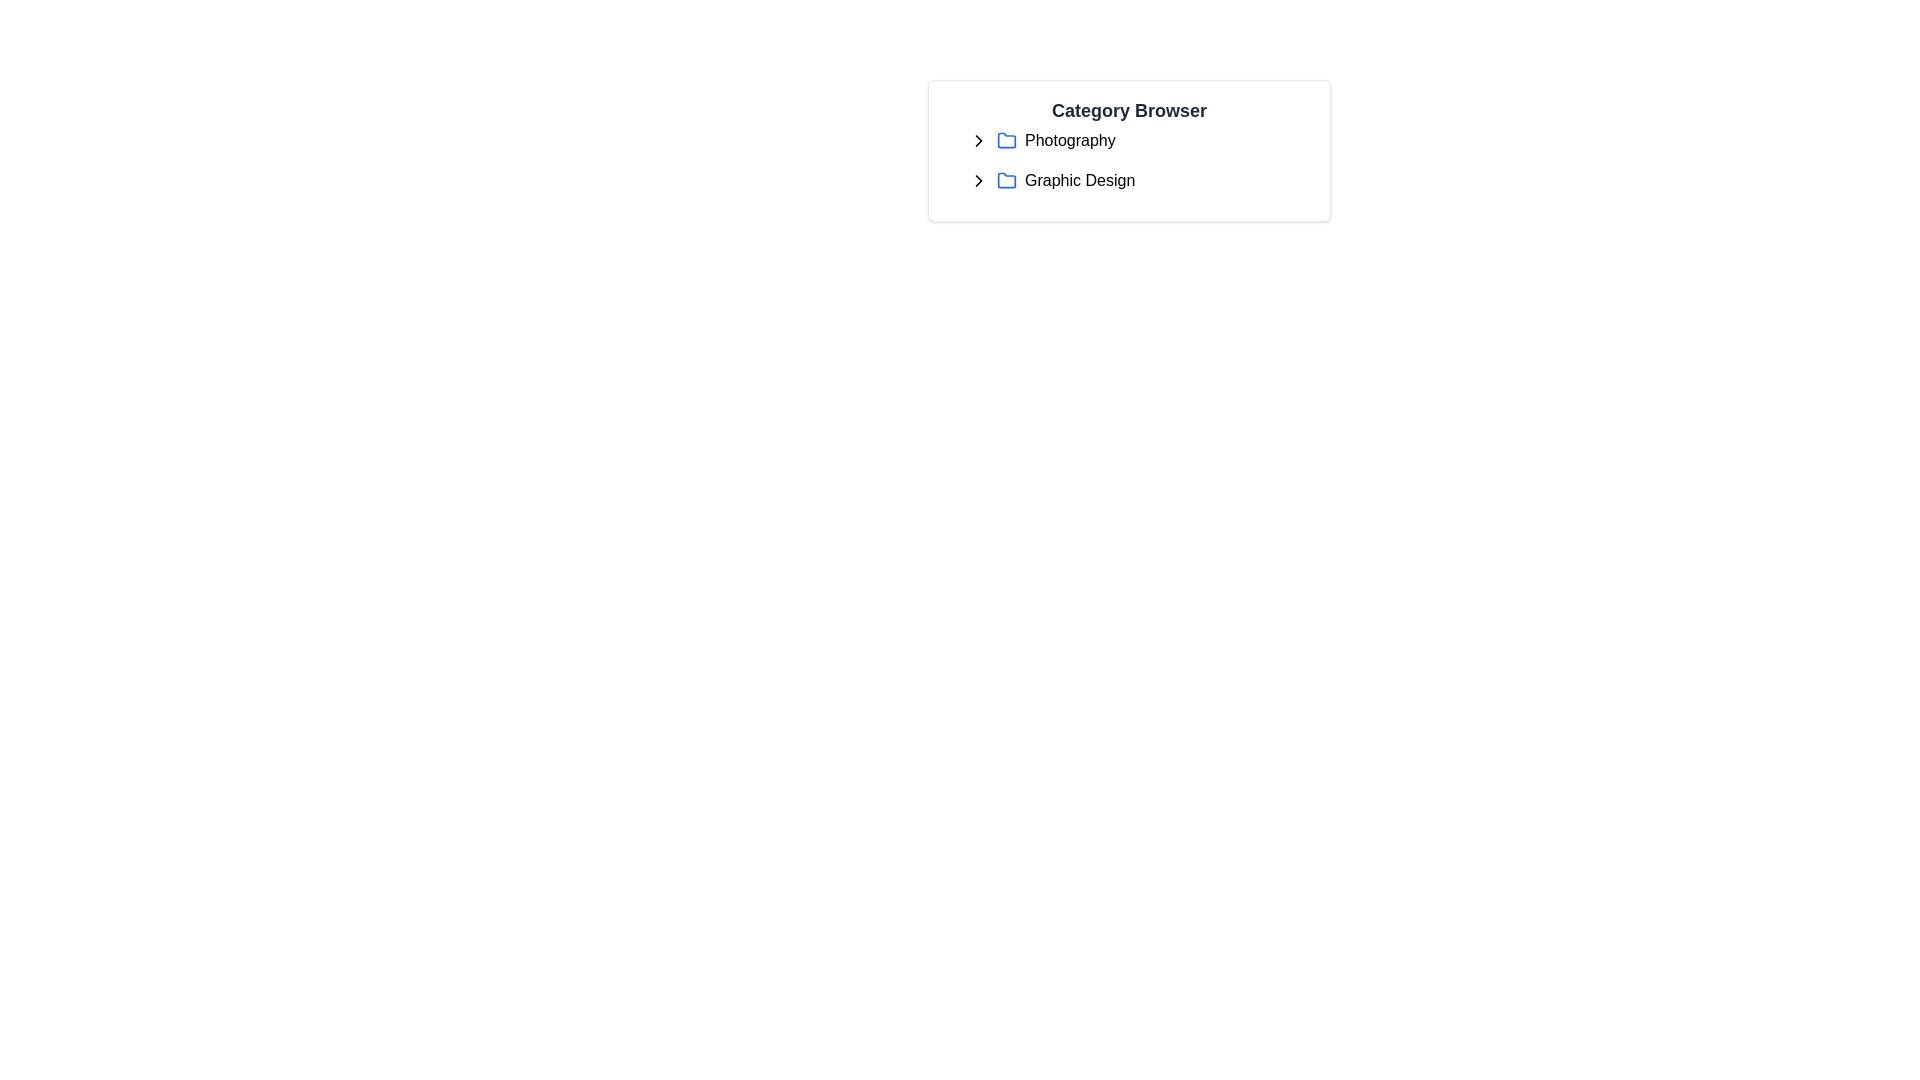  Describe the element at coordinates (983, 181) in the screenshot. I see `the chevron icon indicating that 'Graphic Design' is expandable` at that location.